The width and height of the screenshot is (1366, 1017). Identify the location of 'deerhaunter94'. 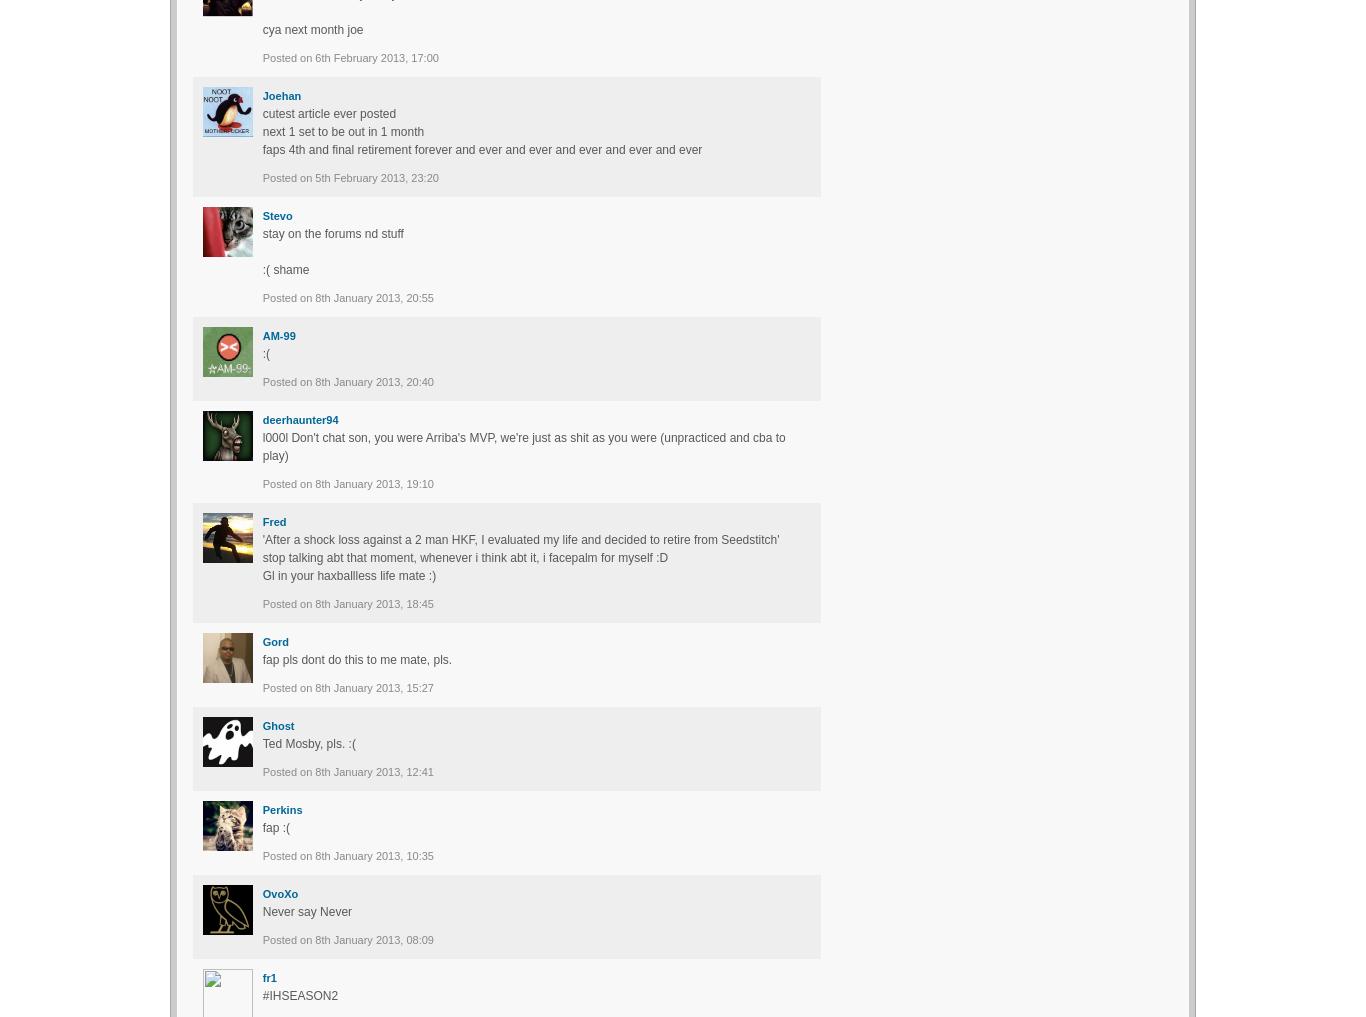
(299, 420).